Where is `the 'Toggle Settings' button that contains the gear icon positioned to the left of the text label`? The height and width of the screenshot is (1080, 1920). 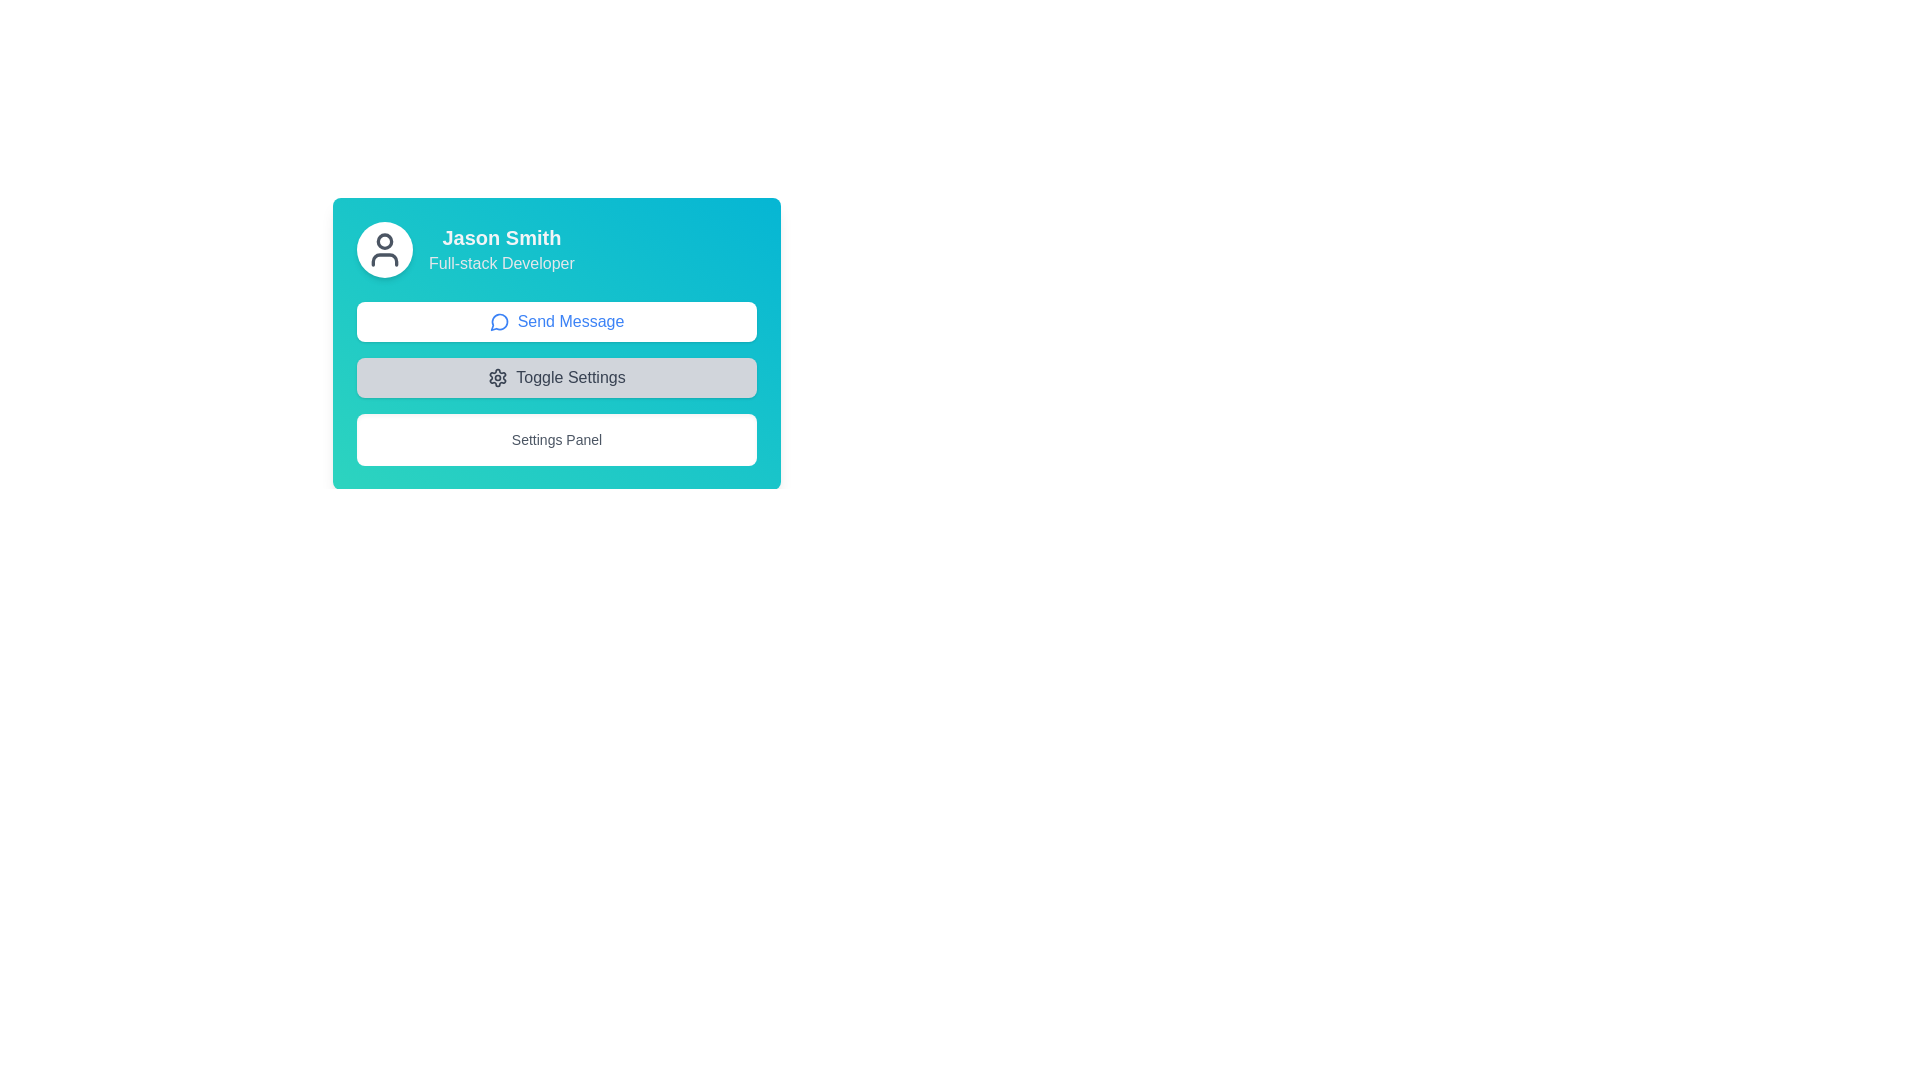 the 'Toggle Settings' button that contains the gear icon positioned to the left of the text label is located at coordinates (498, 378).